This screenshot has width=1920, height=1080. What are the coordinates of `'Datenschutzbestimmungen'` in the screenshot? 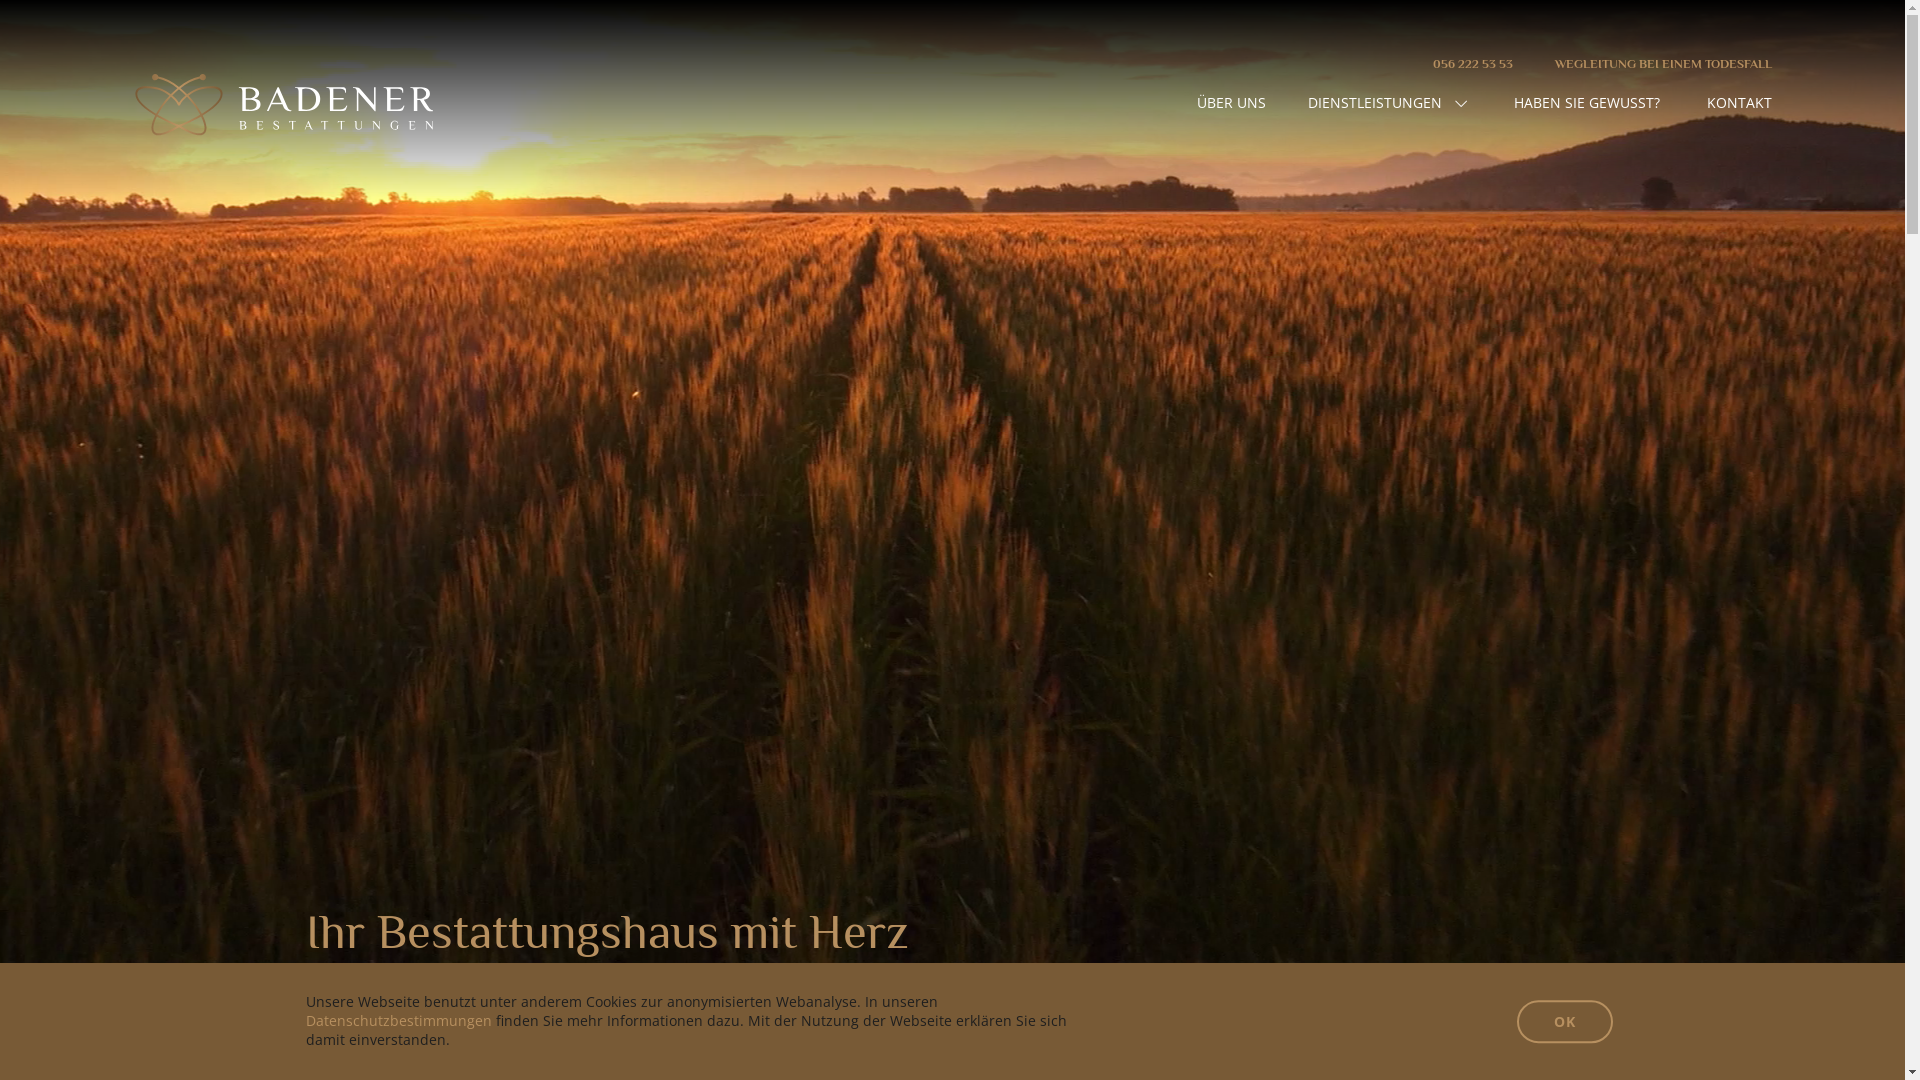 It's located at (398, 1021).